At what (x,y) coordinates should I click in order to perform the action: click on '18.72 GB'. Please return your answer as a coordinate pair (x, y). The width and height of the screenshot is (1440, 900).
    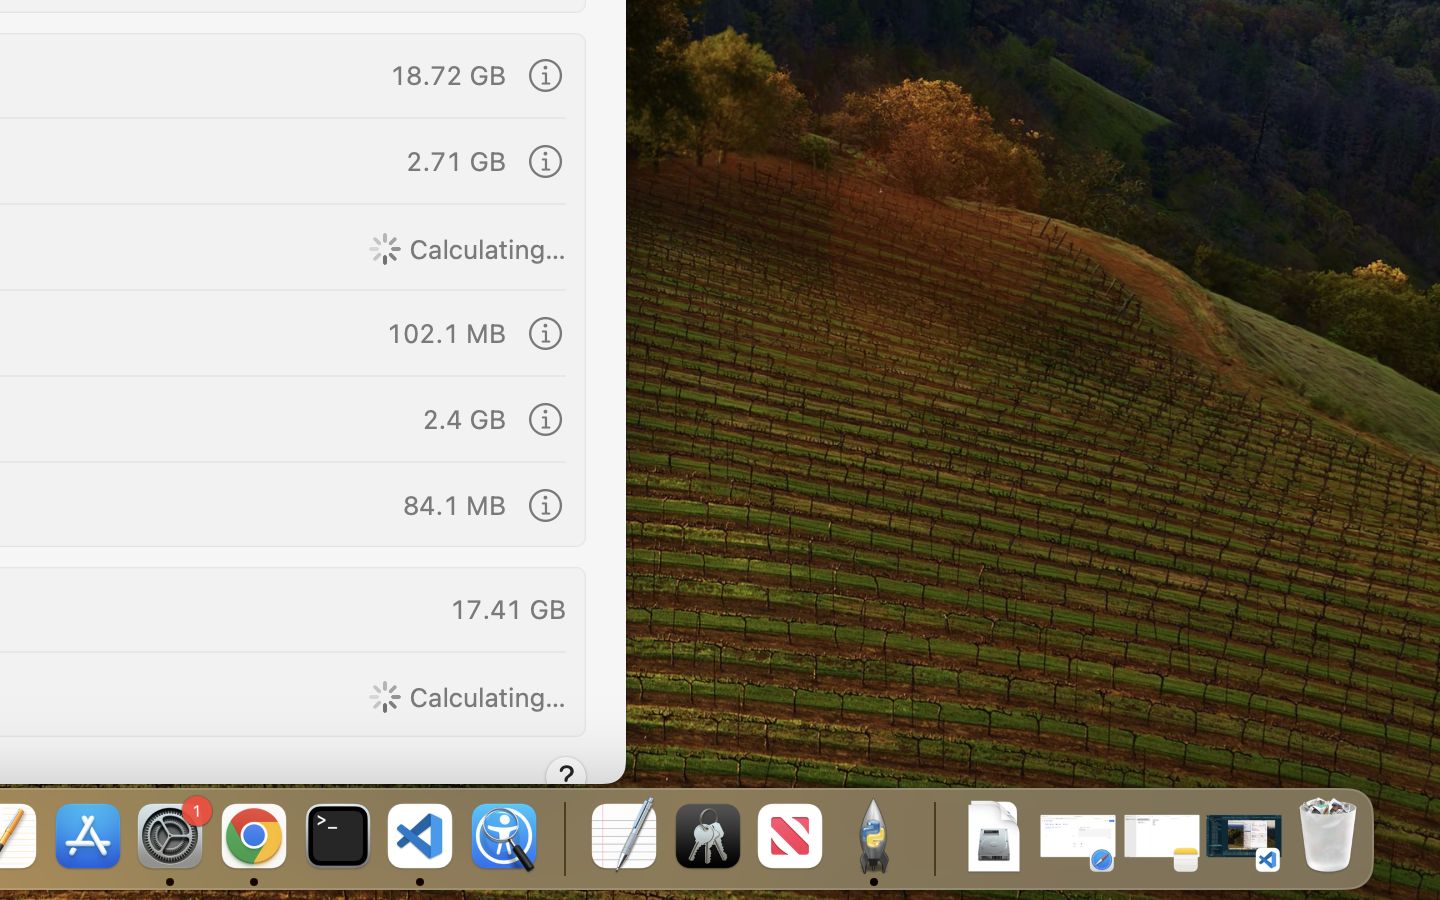
    Looking at the image, I should click on (447, 72).